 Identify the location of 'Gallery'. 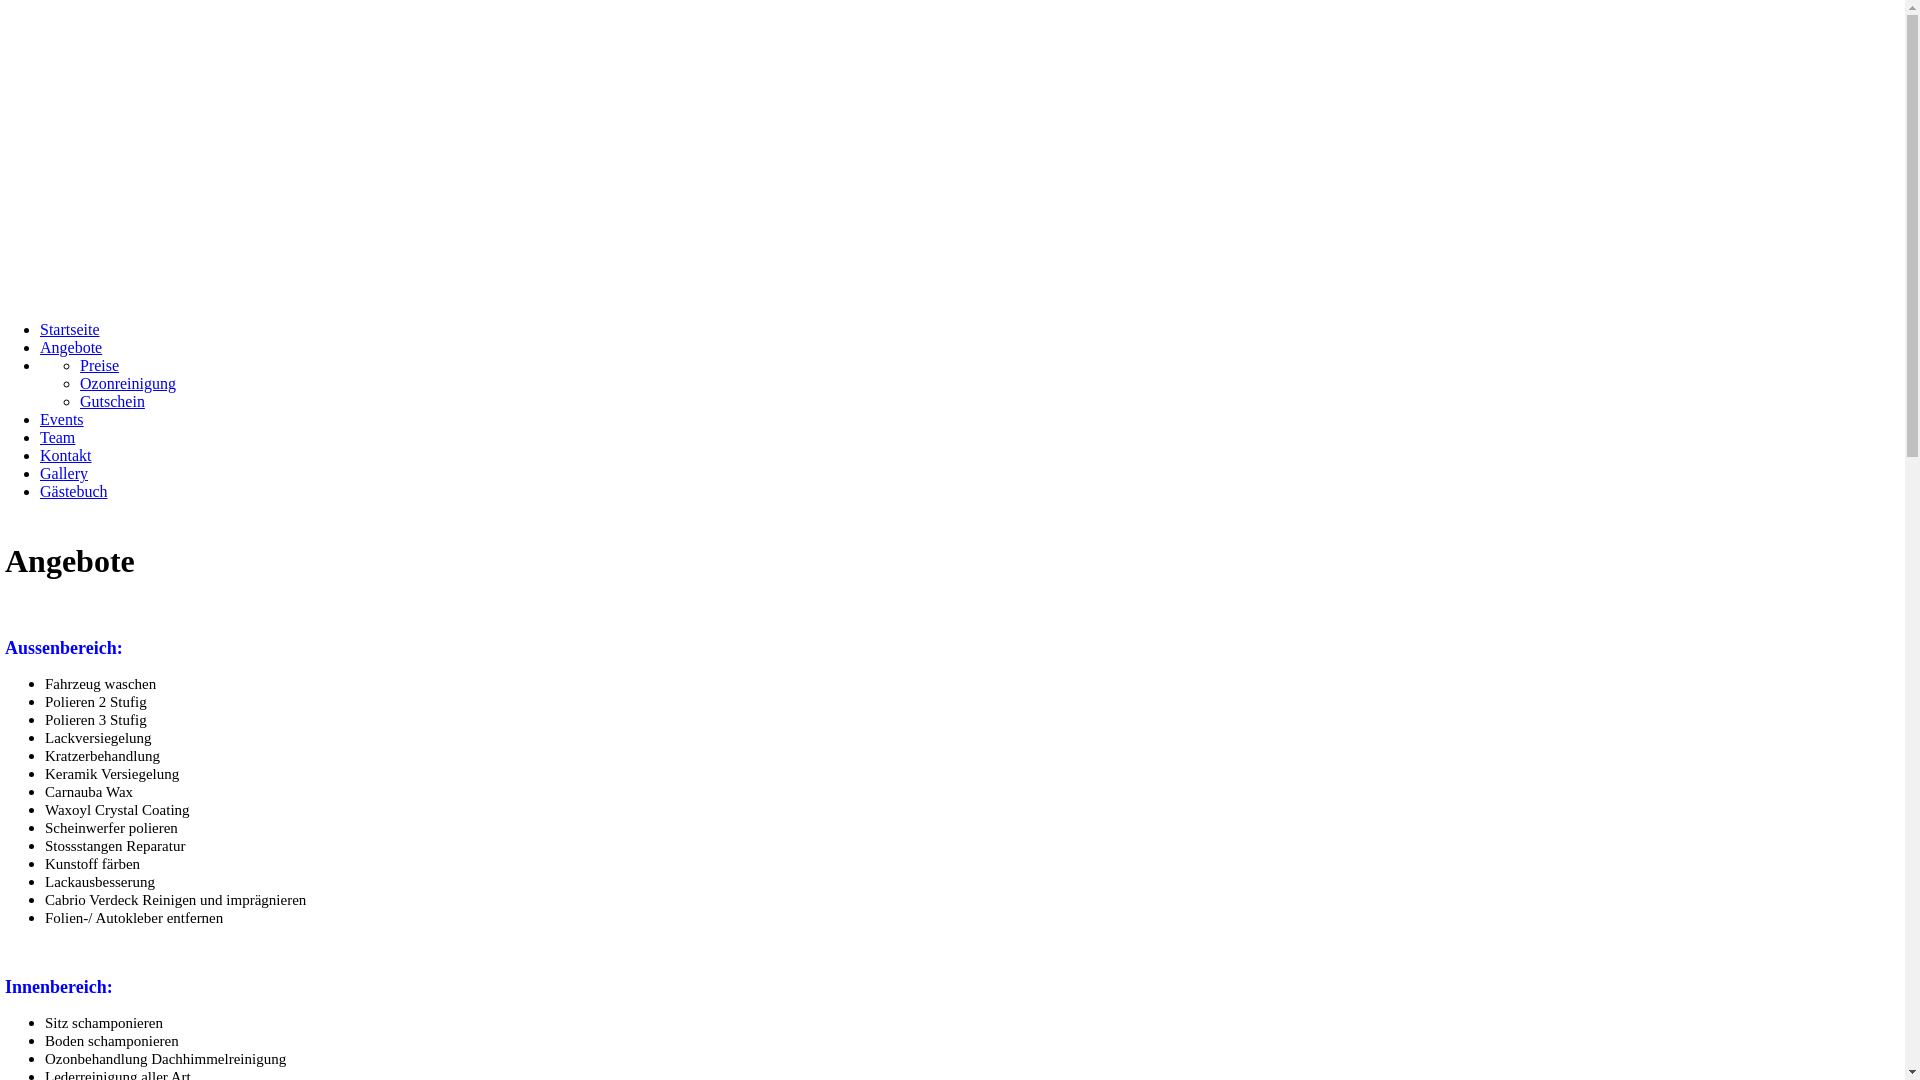
(63, 473).